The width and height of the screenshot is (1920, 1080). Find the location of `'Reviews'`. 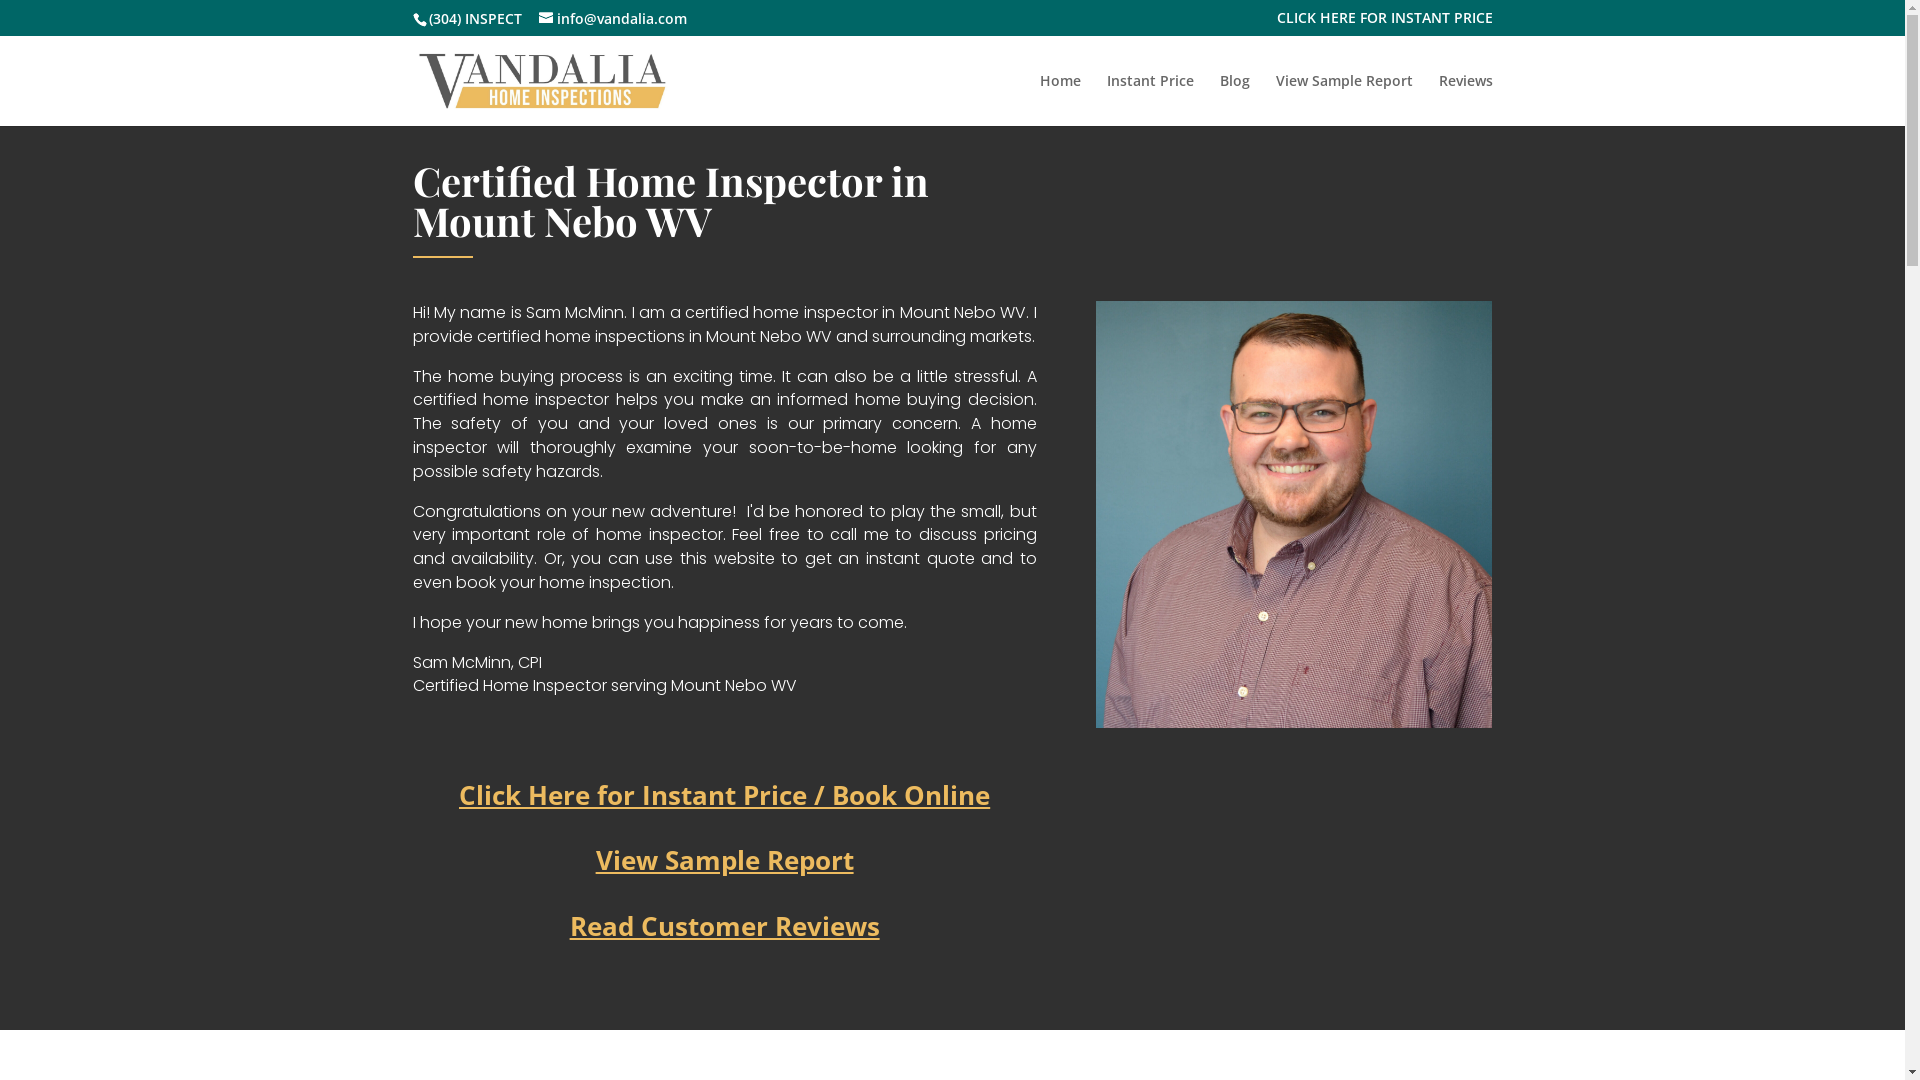

'Reviews' is located at coordinates (1437, 100).